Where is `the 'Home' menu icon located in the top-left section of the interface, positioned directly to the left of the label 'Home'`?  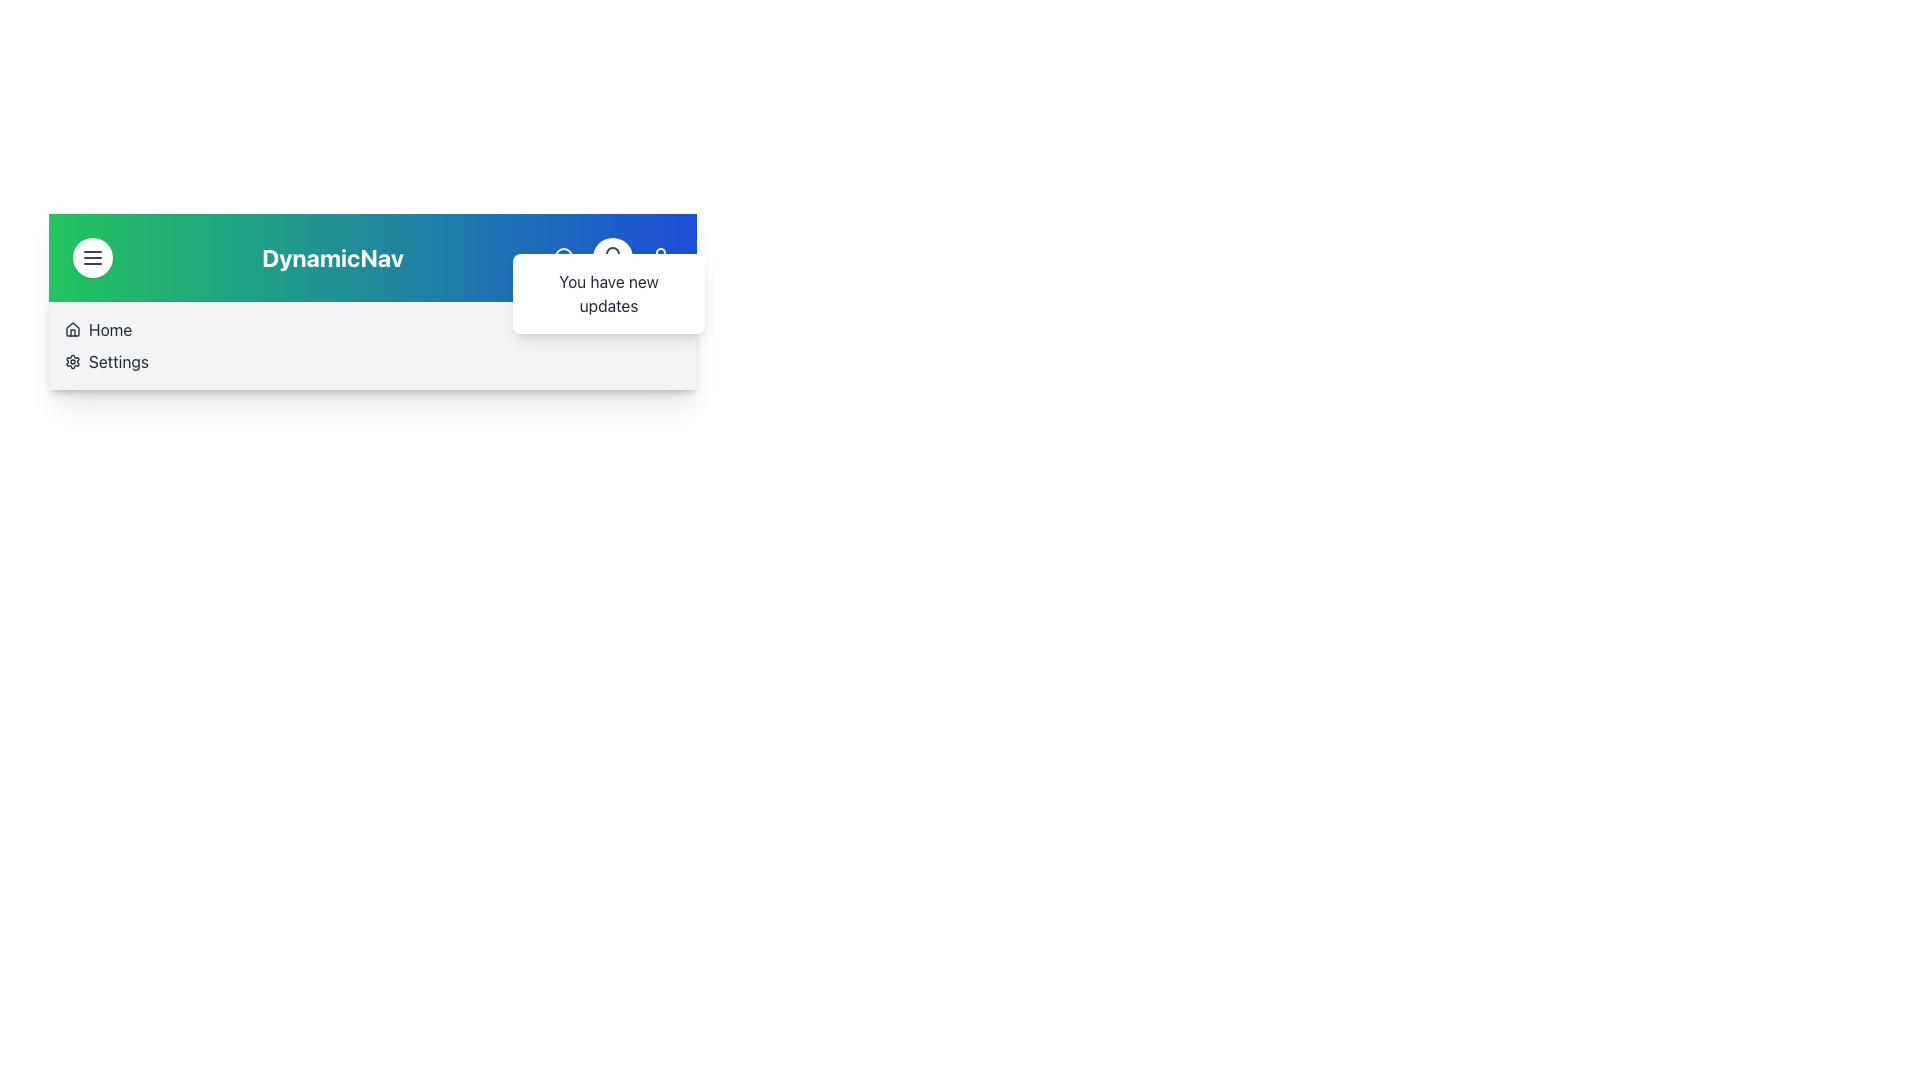 the 'Home' menu icon located in the top-left section of the interface, positioned directly to the left of the label 'Home' is located at coordinates (72, 329).